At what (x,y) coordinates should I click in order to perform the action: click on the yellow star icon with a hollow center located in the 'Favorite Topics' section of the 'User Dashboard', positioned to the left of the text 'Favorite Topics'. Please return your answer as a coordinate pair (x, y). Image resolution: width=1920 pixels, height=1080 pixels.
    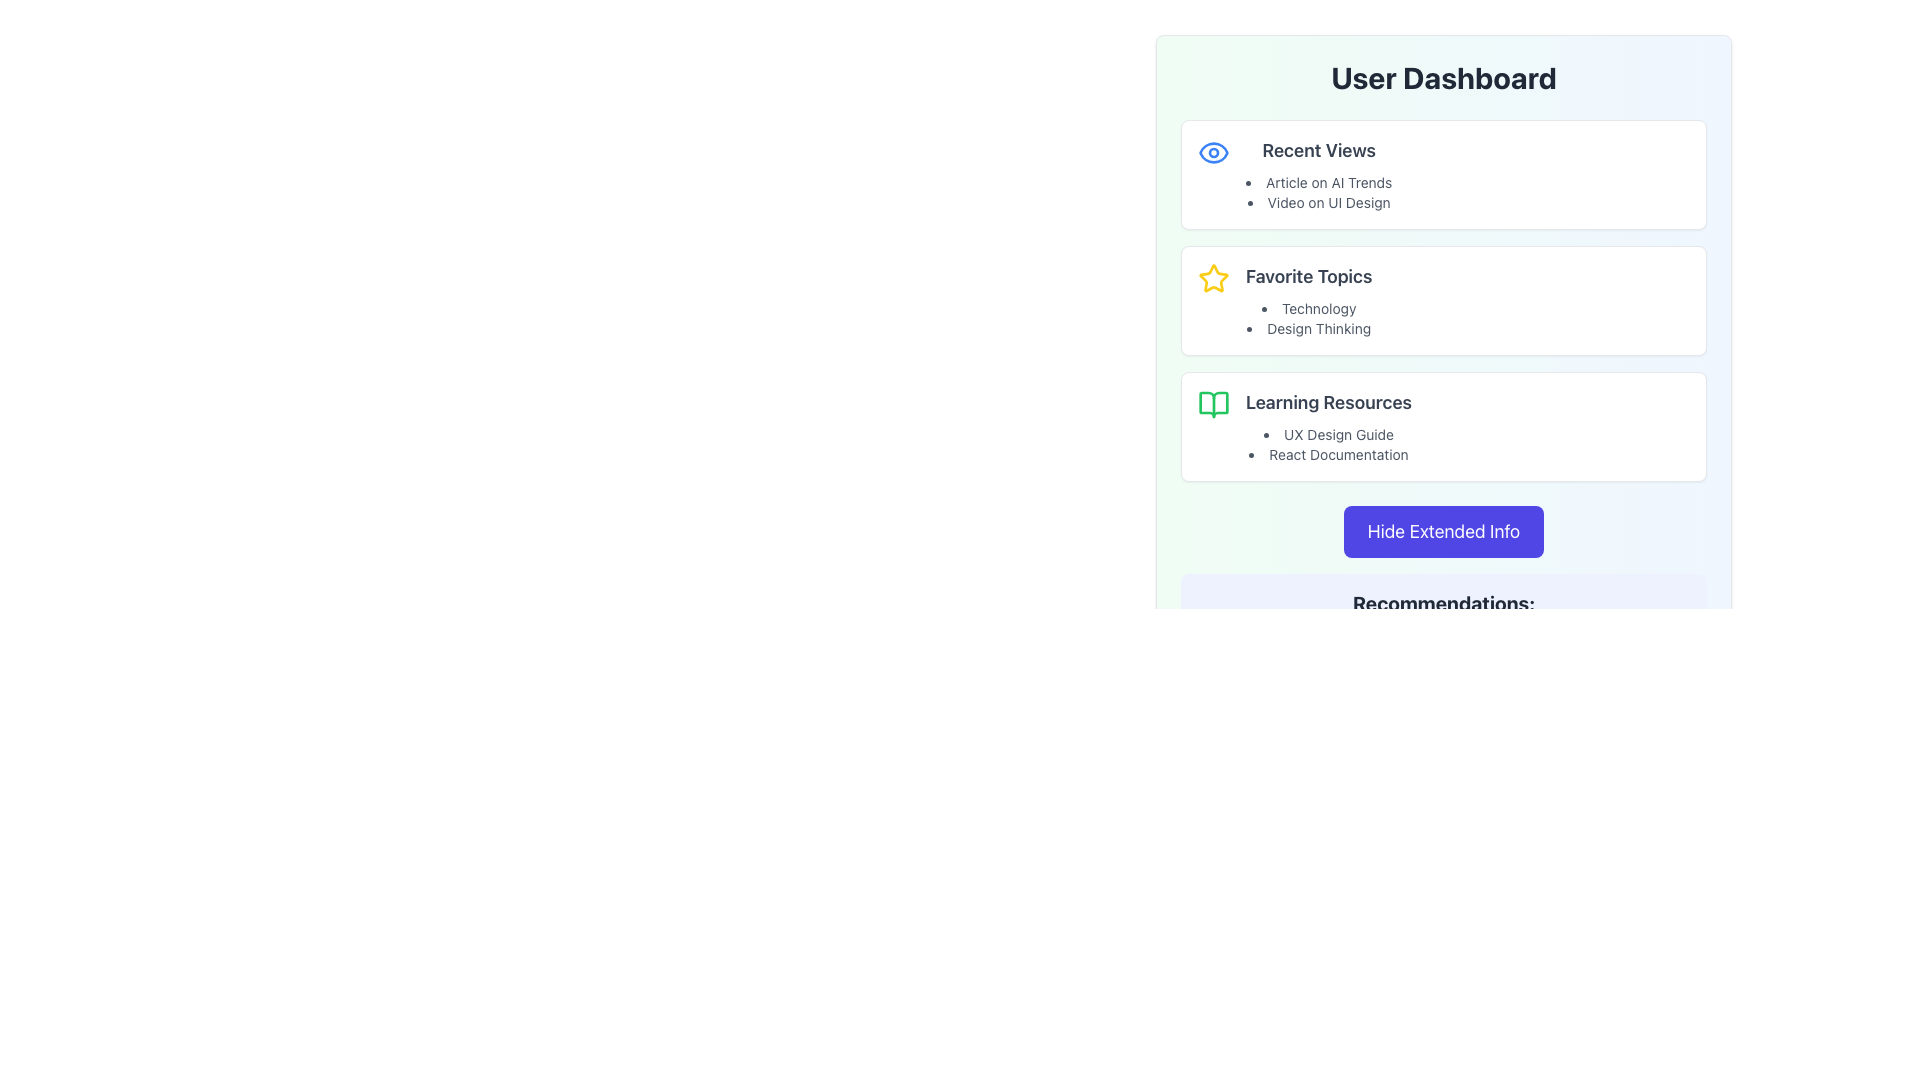
    Looking at the image, I should click on (1213, 278).